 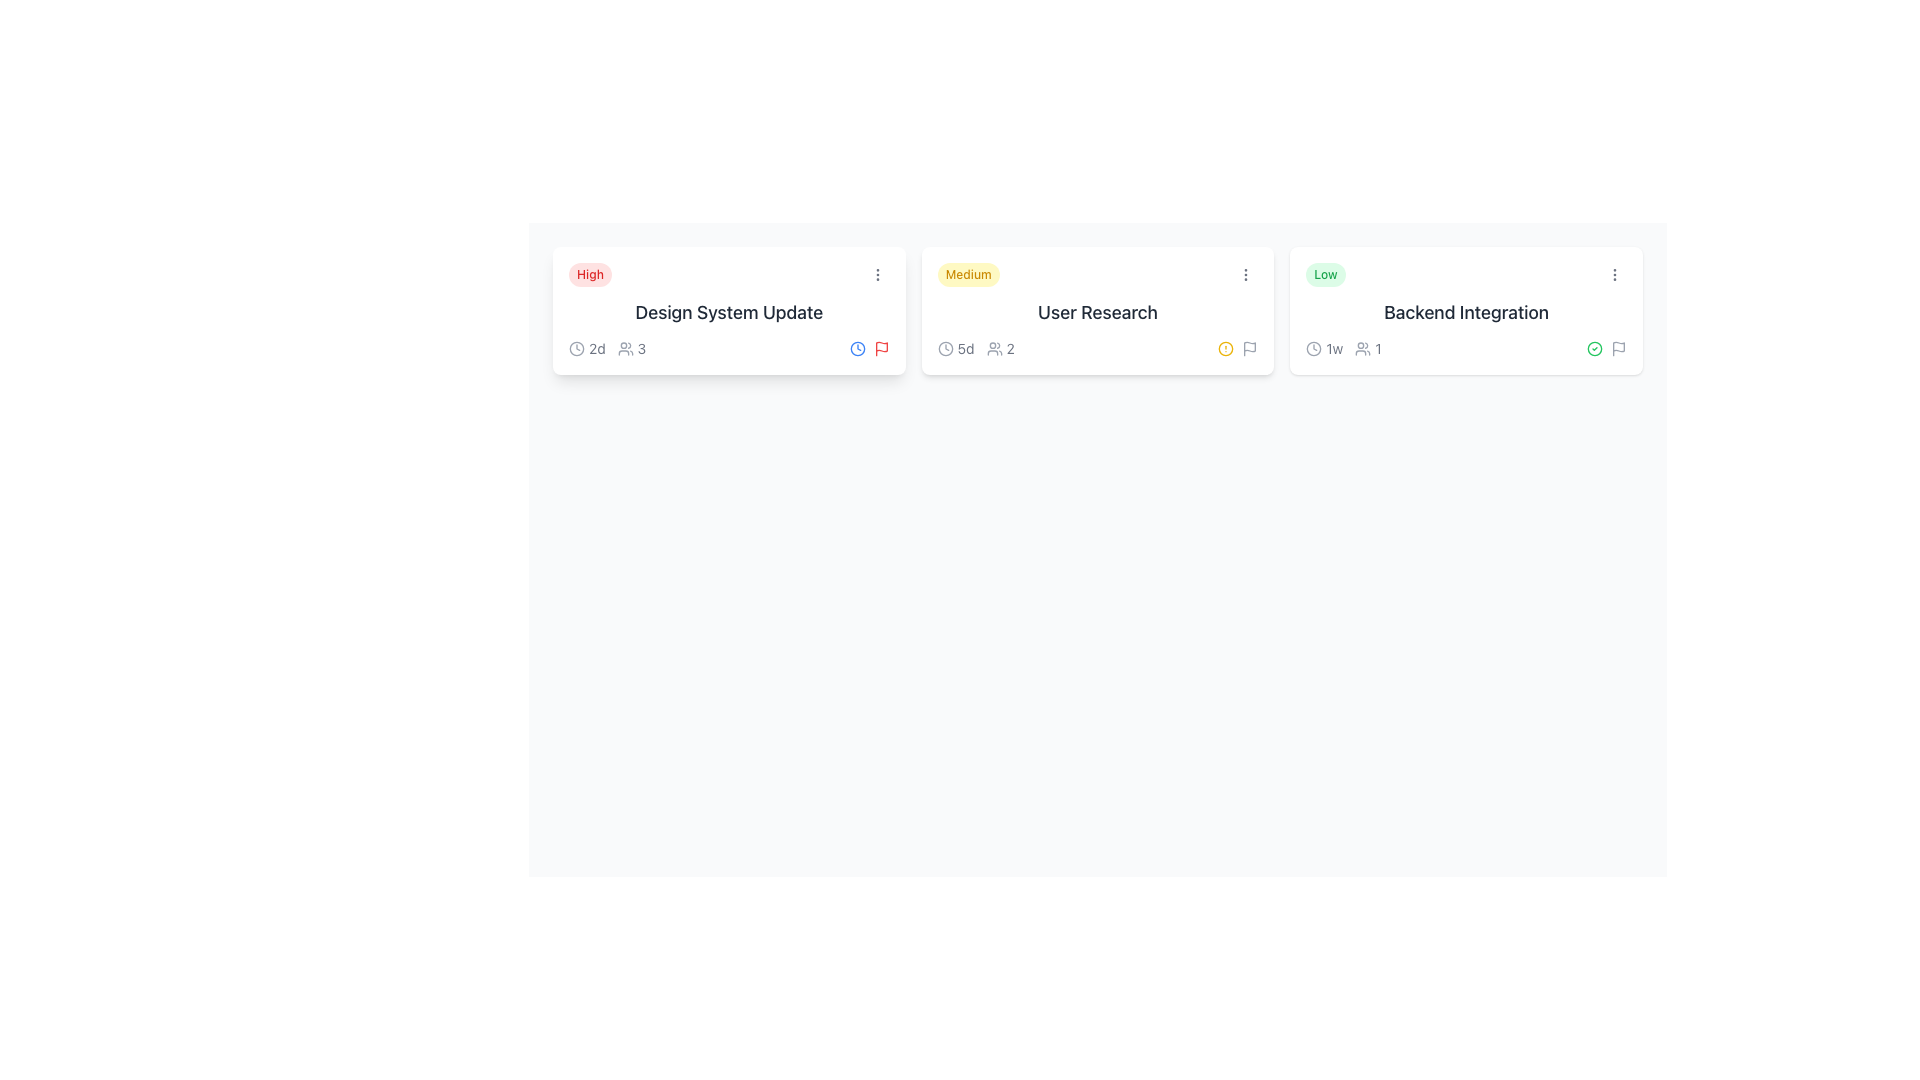 What do you see at coordinates (1225, 347) in the screenshot?
I see `the yellow circular SVG icon with a centered dot, indicating an alert or notification, located at the bottom right corner of the 'User Research' card` at bounding box center [1225, 347].